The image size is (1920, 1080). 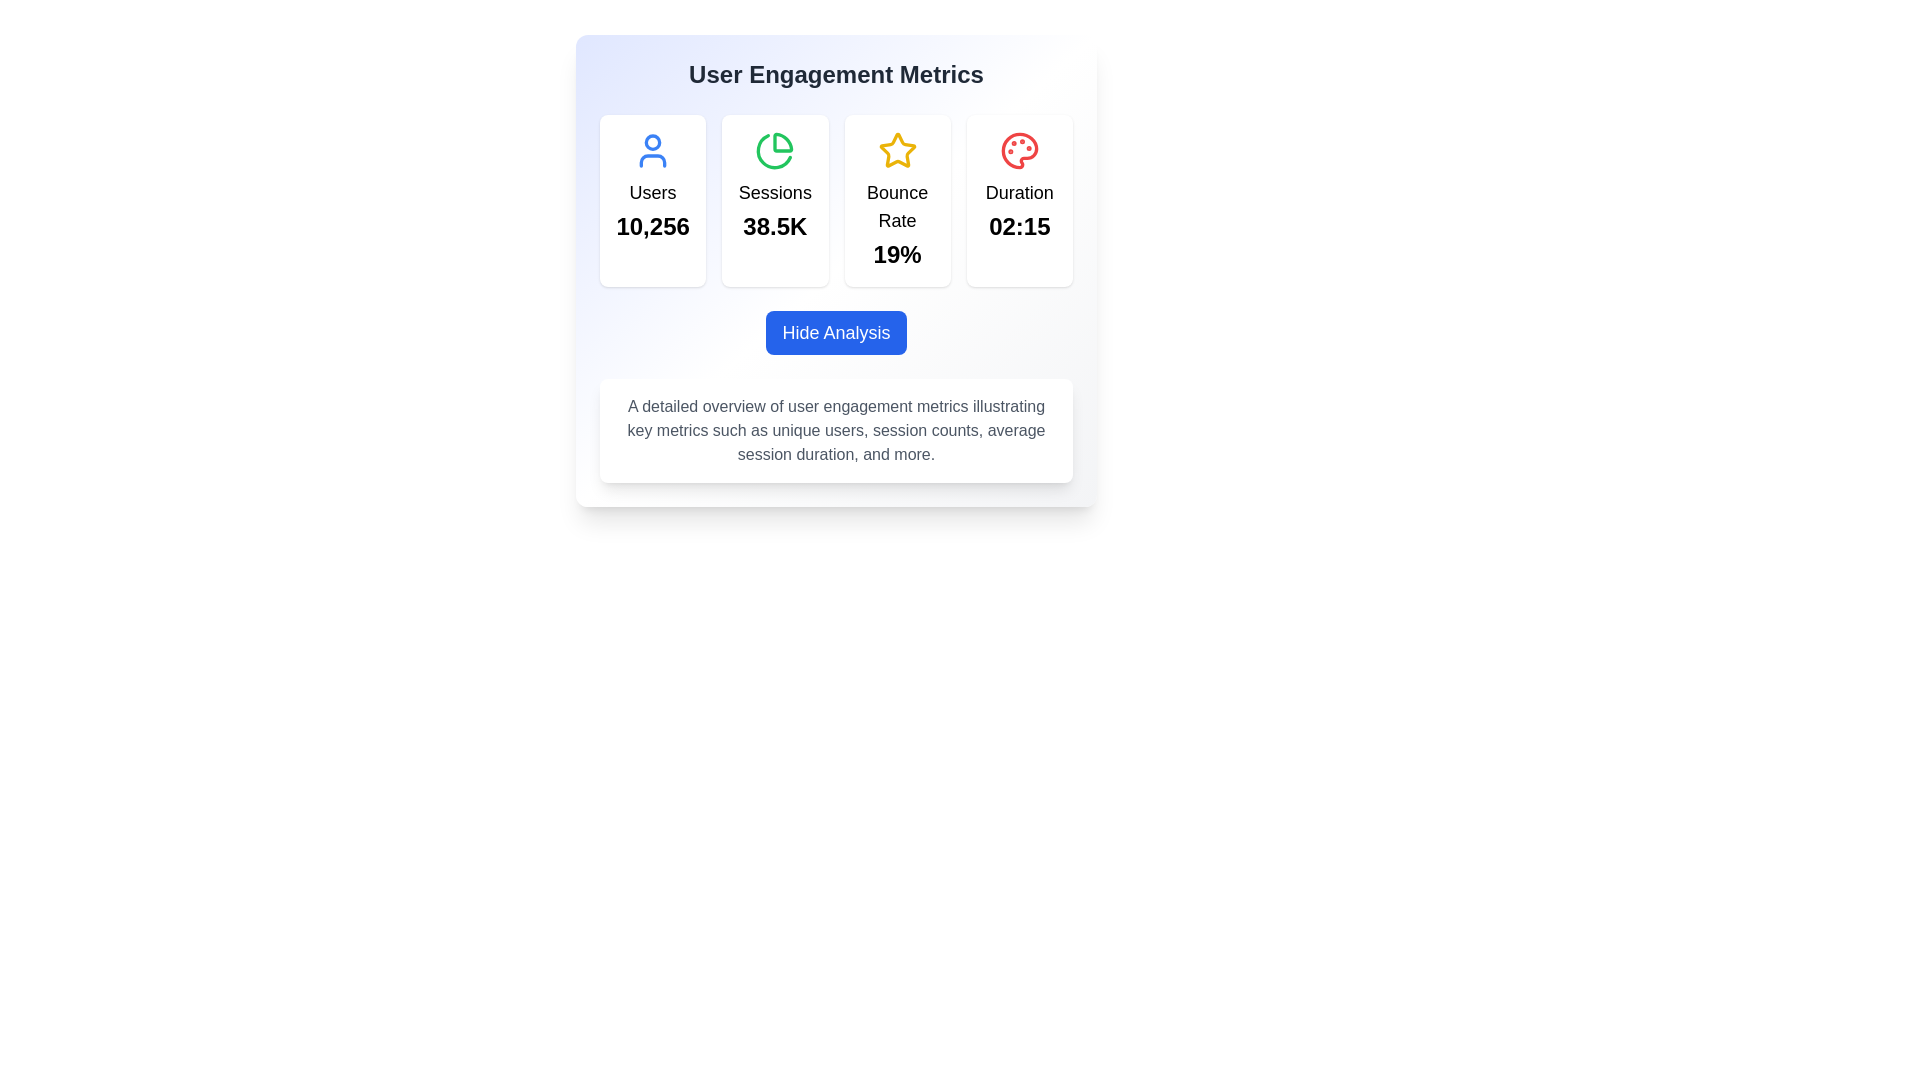 What do you see at coordinates (774, 226) in the screenshot?
I see `the text label displaying the numerical value of sessions, located within the 'Sessions' card, positioned below the 'Sessions' label and above the base of the card` at bounding box center [774, 226].